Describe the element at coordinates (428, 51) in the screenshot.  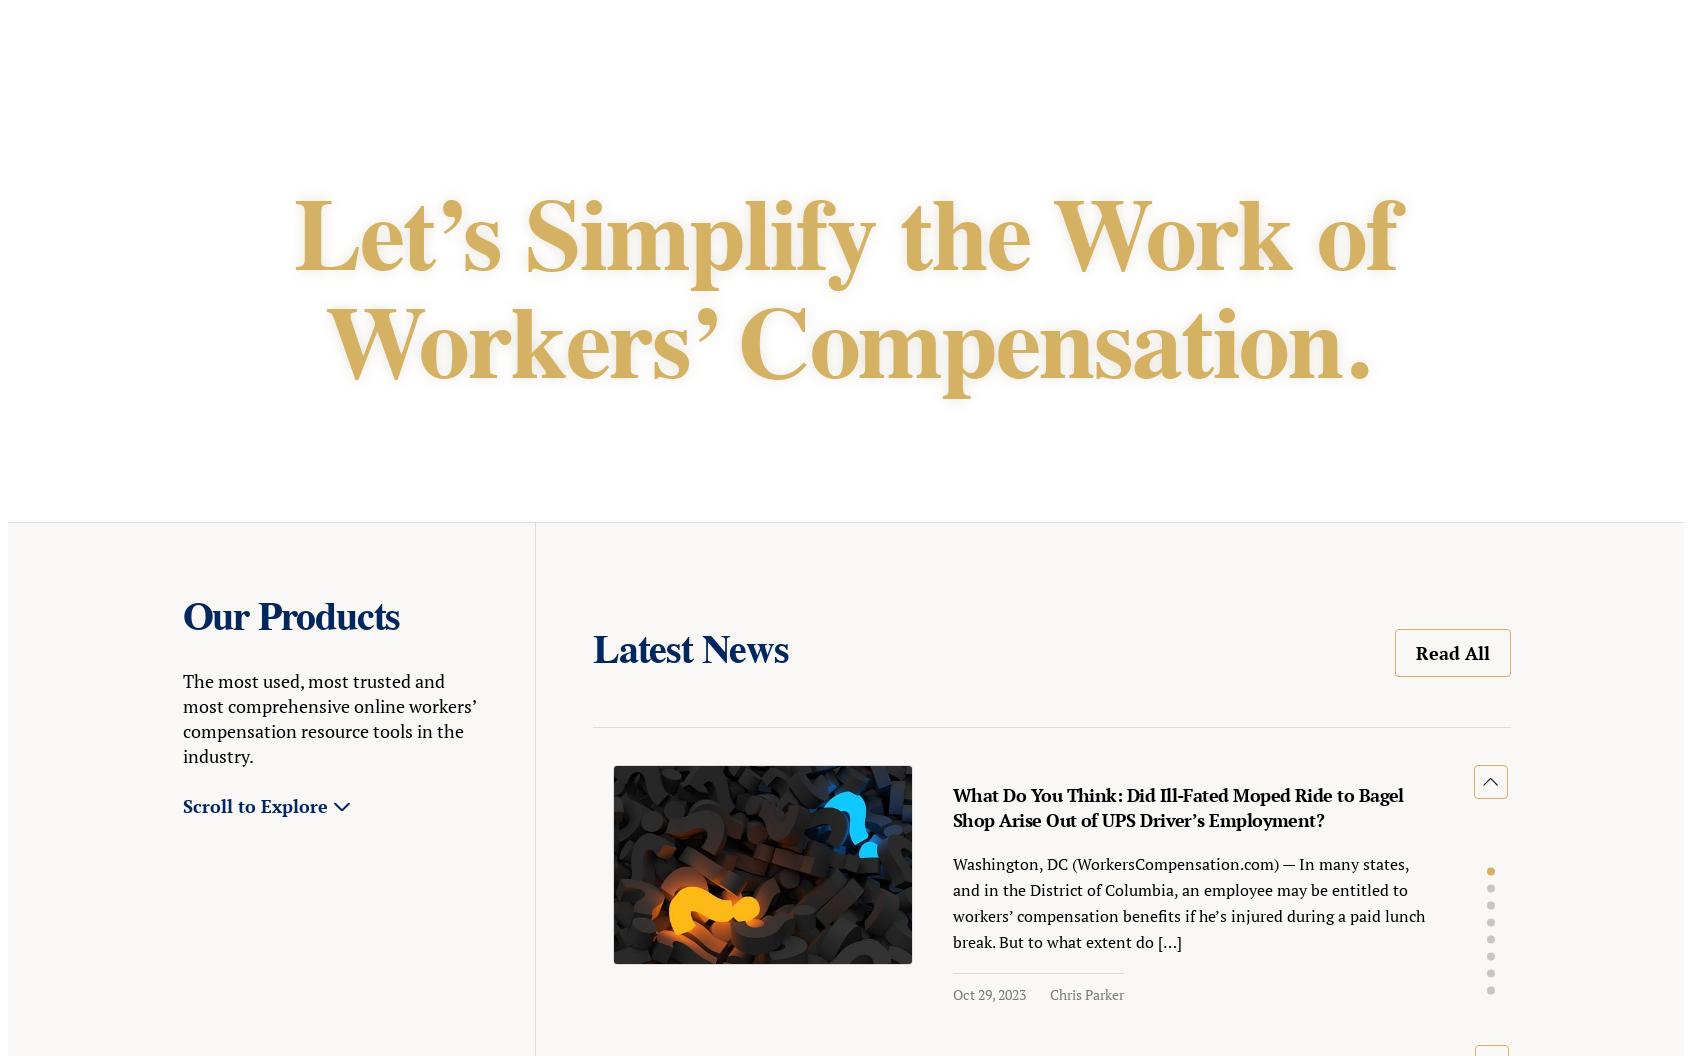
I see `'Solutions'` at that location.